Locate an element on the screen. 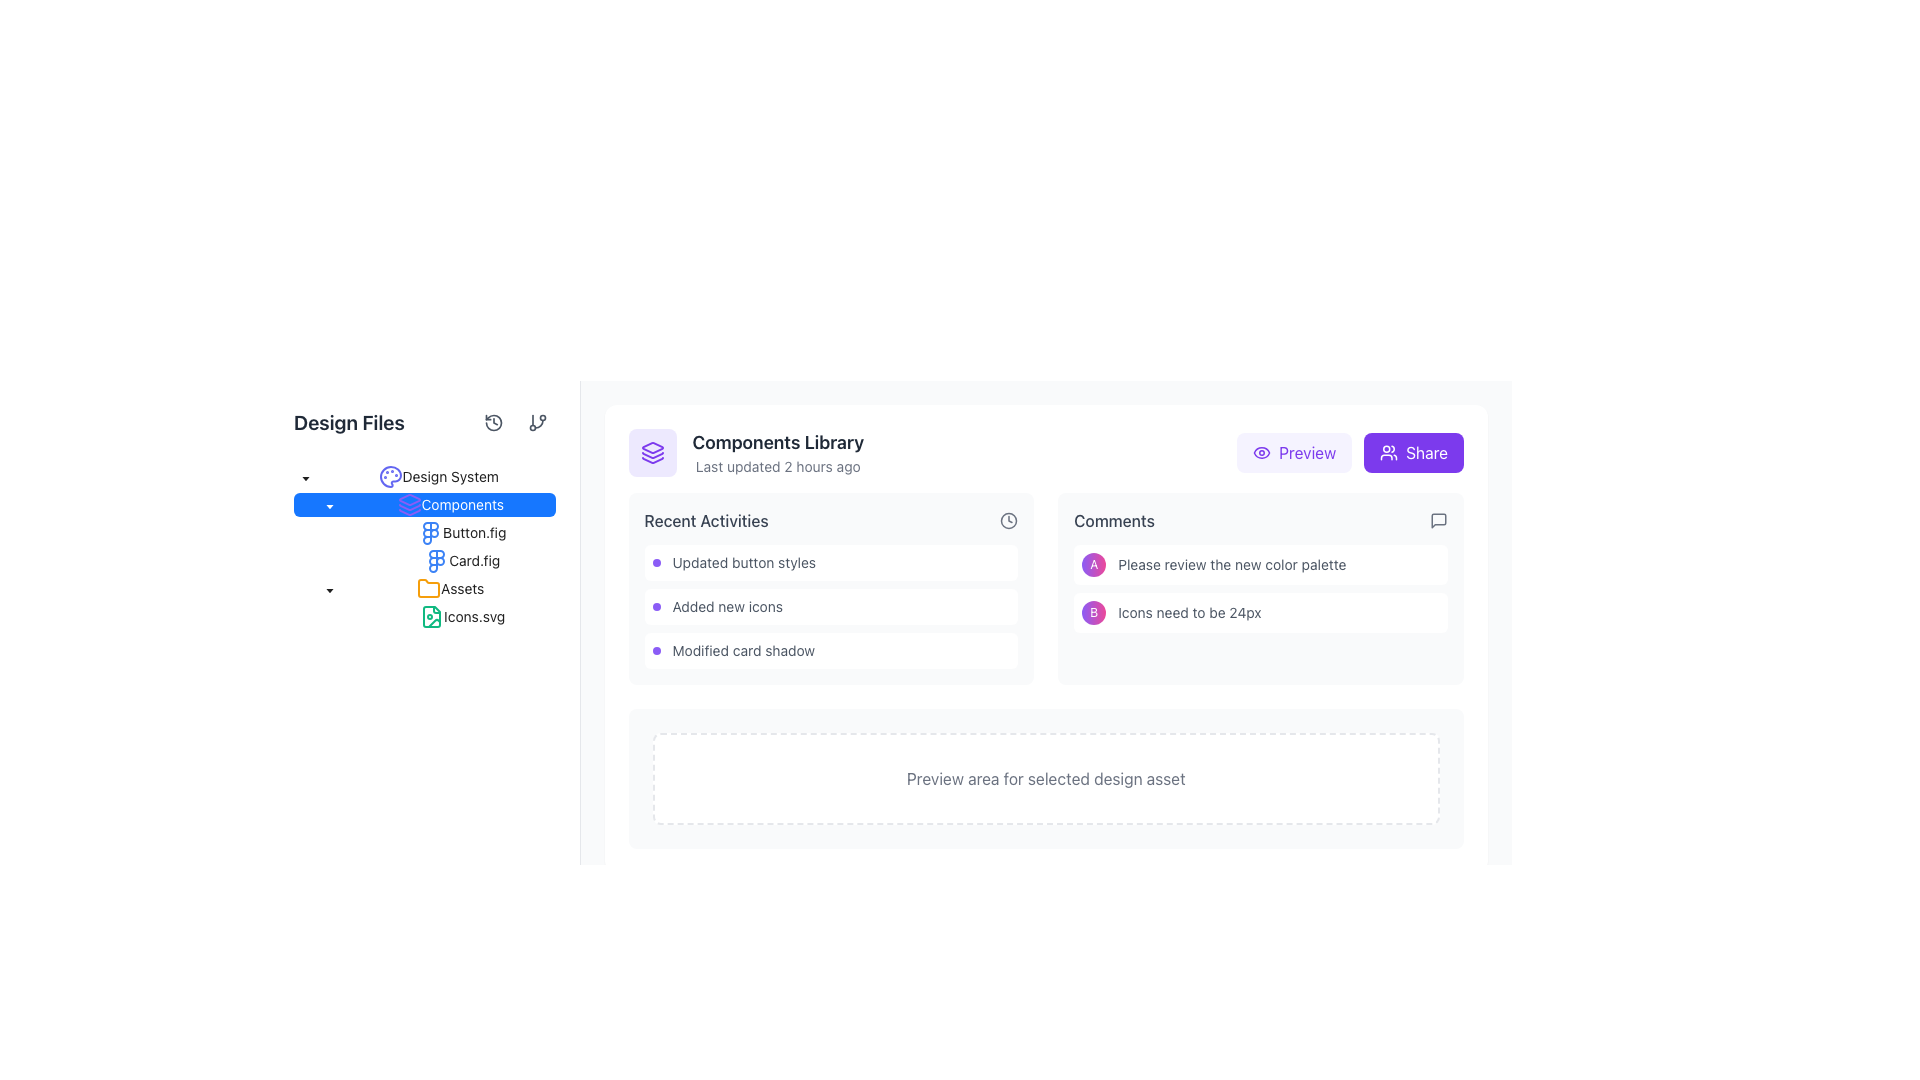  the comments section containing feedback entries 'Please review the new color palette' and 'Icons need to be 24px', located in the right side of the layout below the title 'Comments' is located at coordinates (1260, 588).